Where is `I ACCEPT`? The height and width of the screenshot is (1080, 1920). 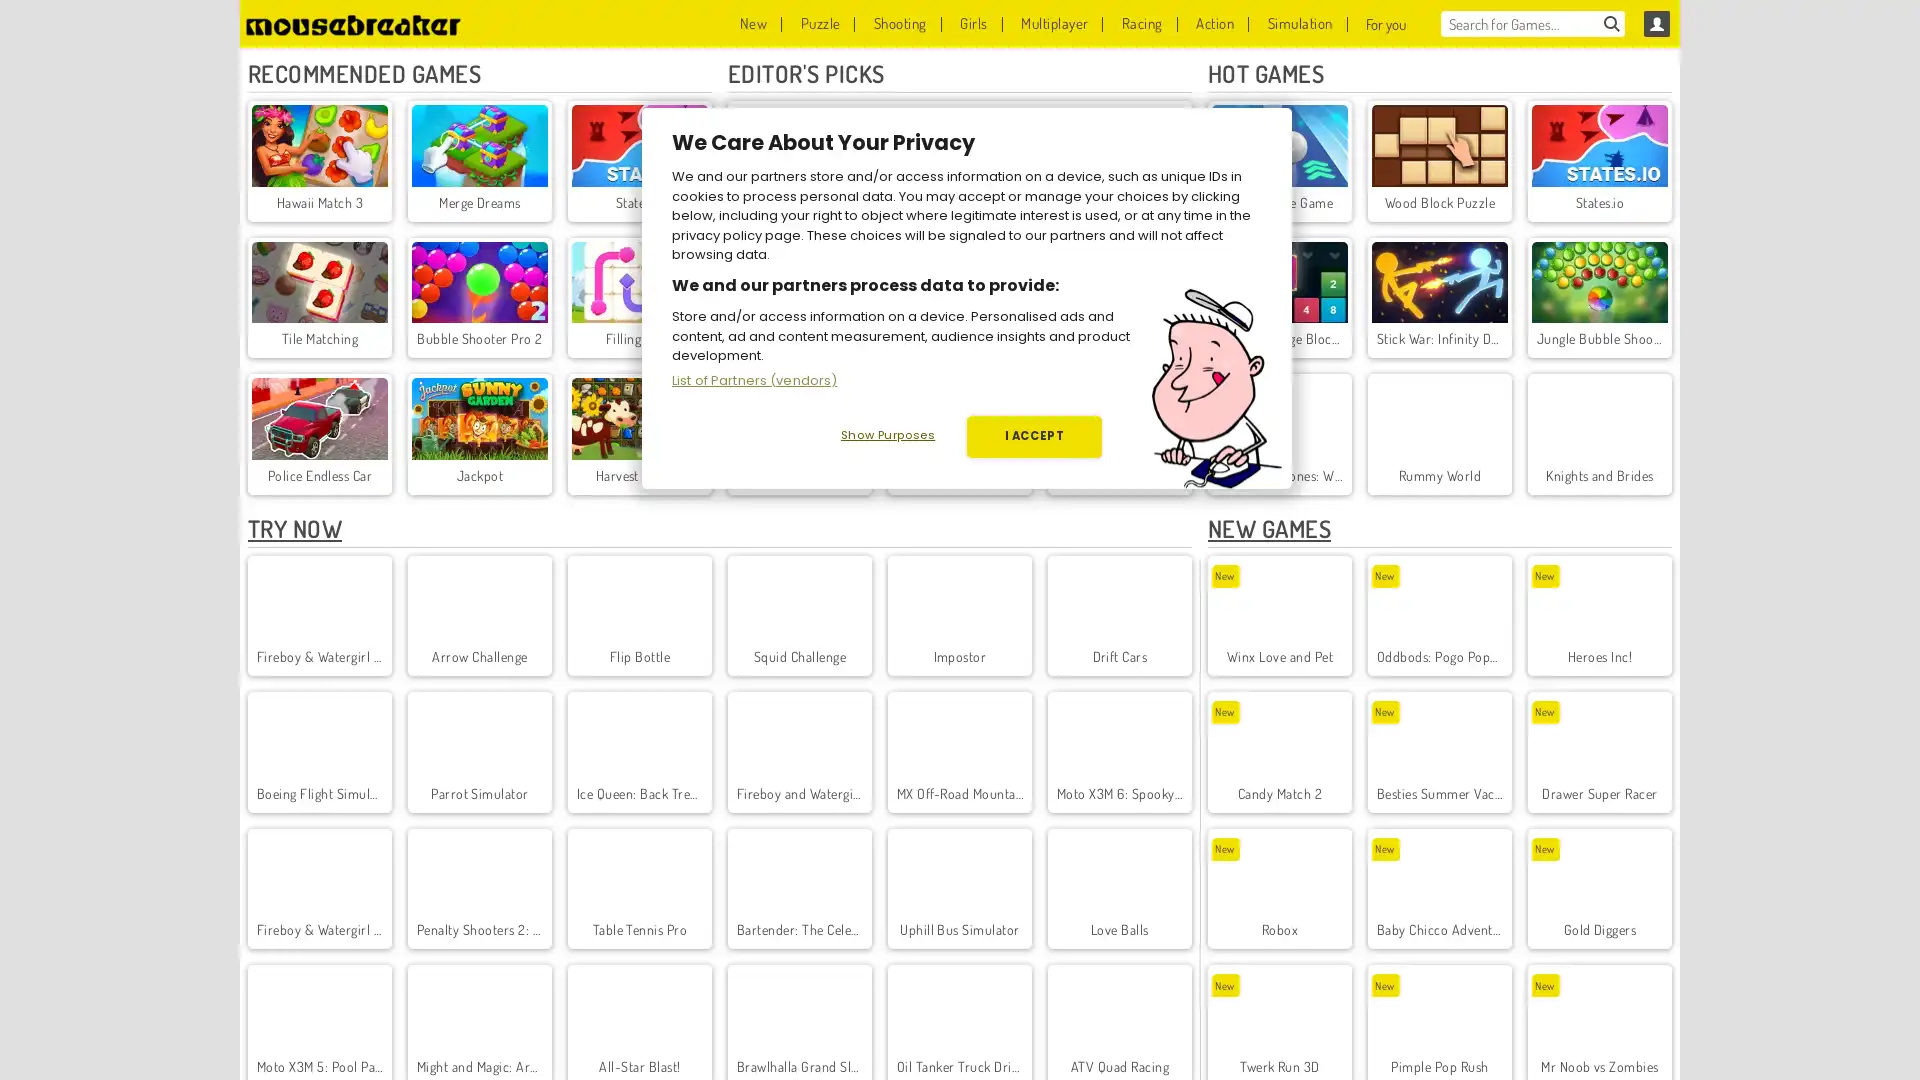
I ACCEPT is located at coordinates (1034, 434).